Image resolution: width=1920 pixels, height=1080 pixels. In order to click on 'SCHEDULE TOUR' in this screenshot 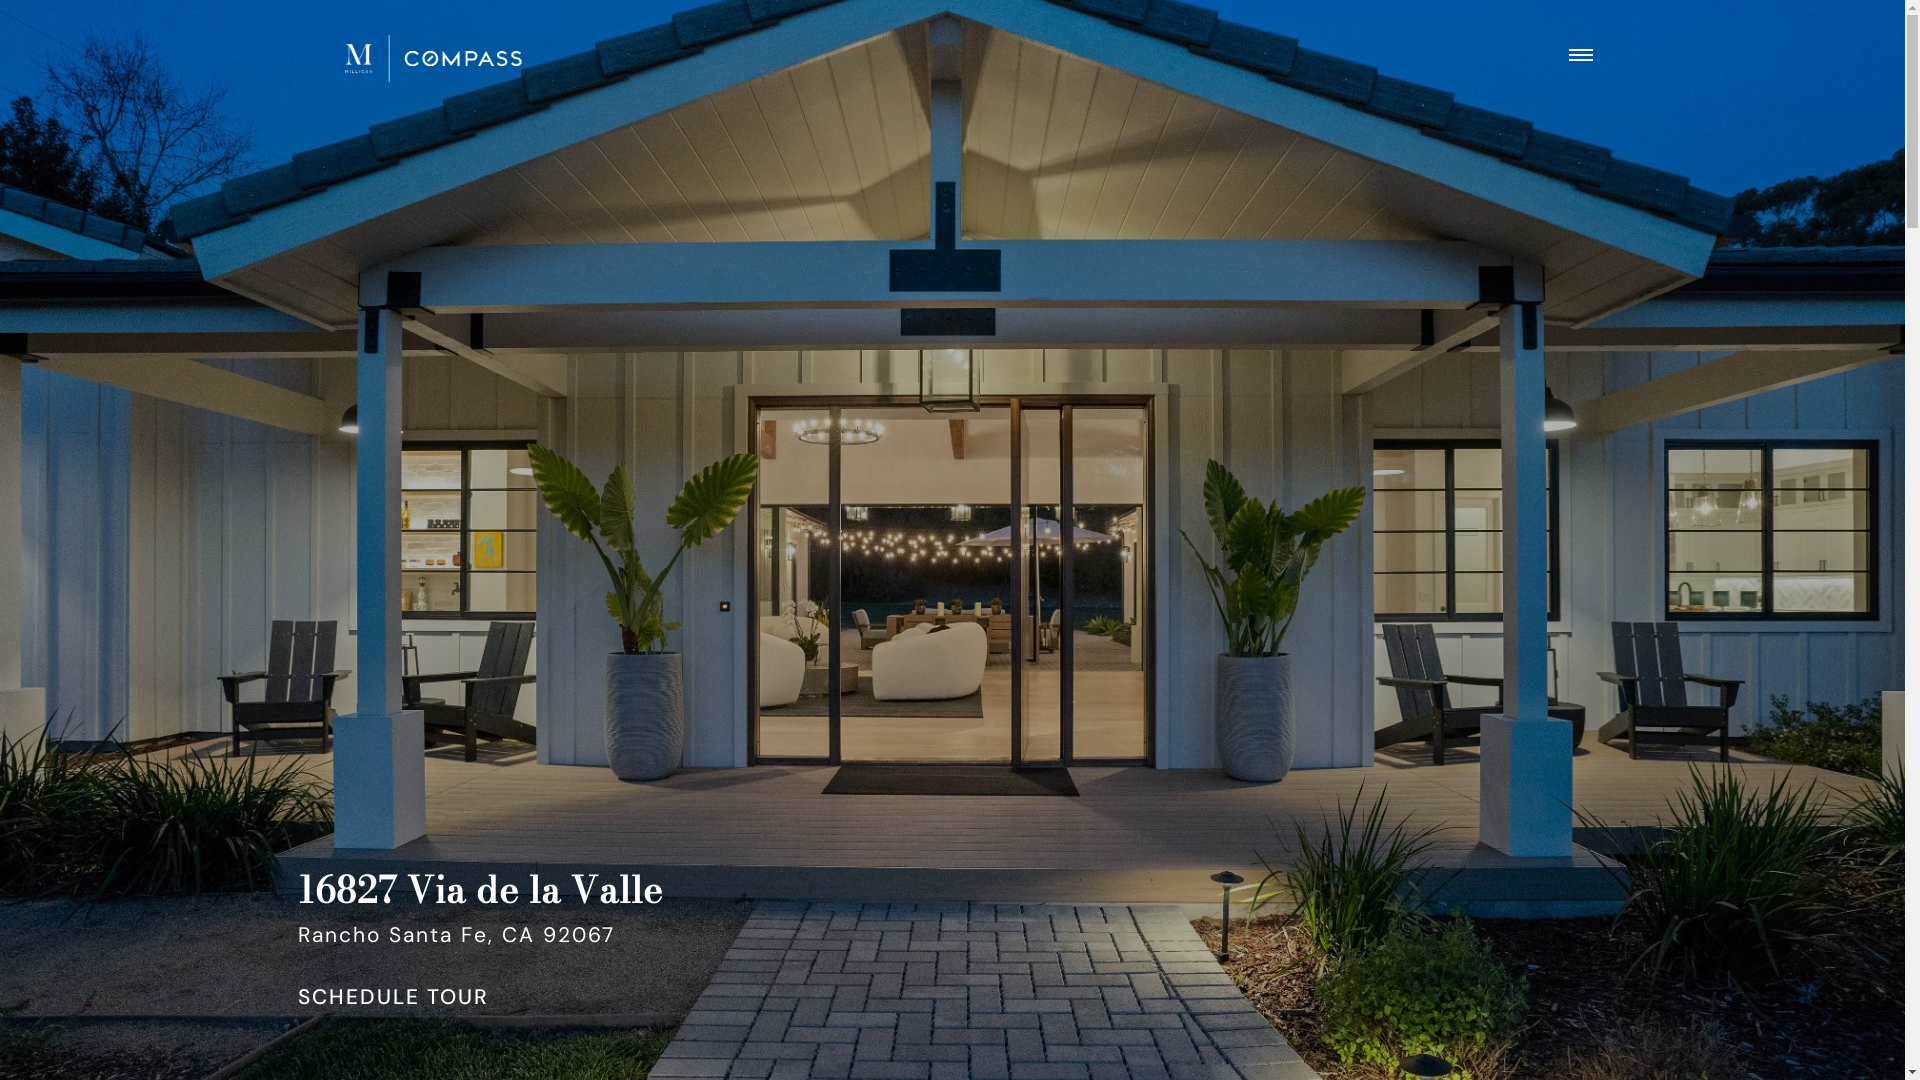, I will do `click(393, 998)`.